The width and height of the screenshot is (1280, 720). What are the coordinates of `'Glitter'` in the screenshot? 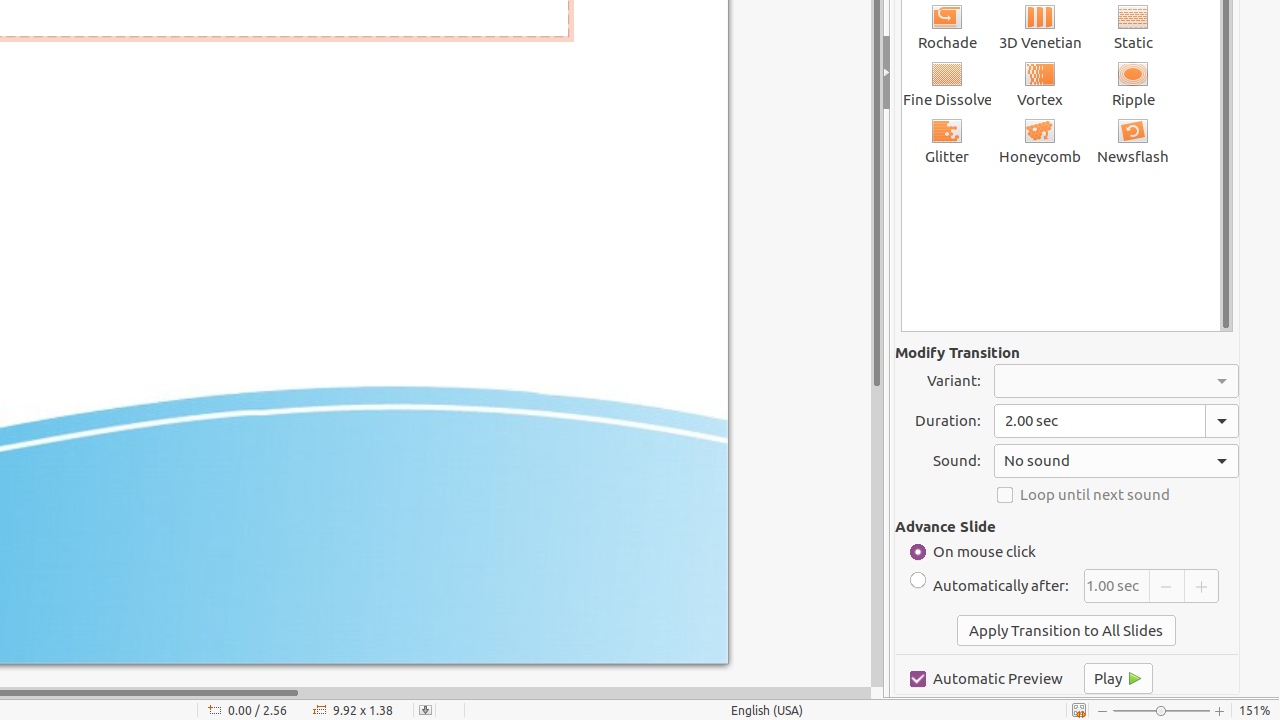 It's located at (946, 139).